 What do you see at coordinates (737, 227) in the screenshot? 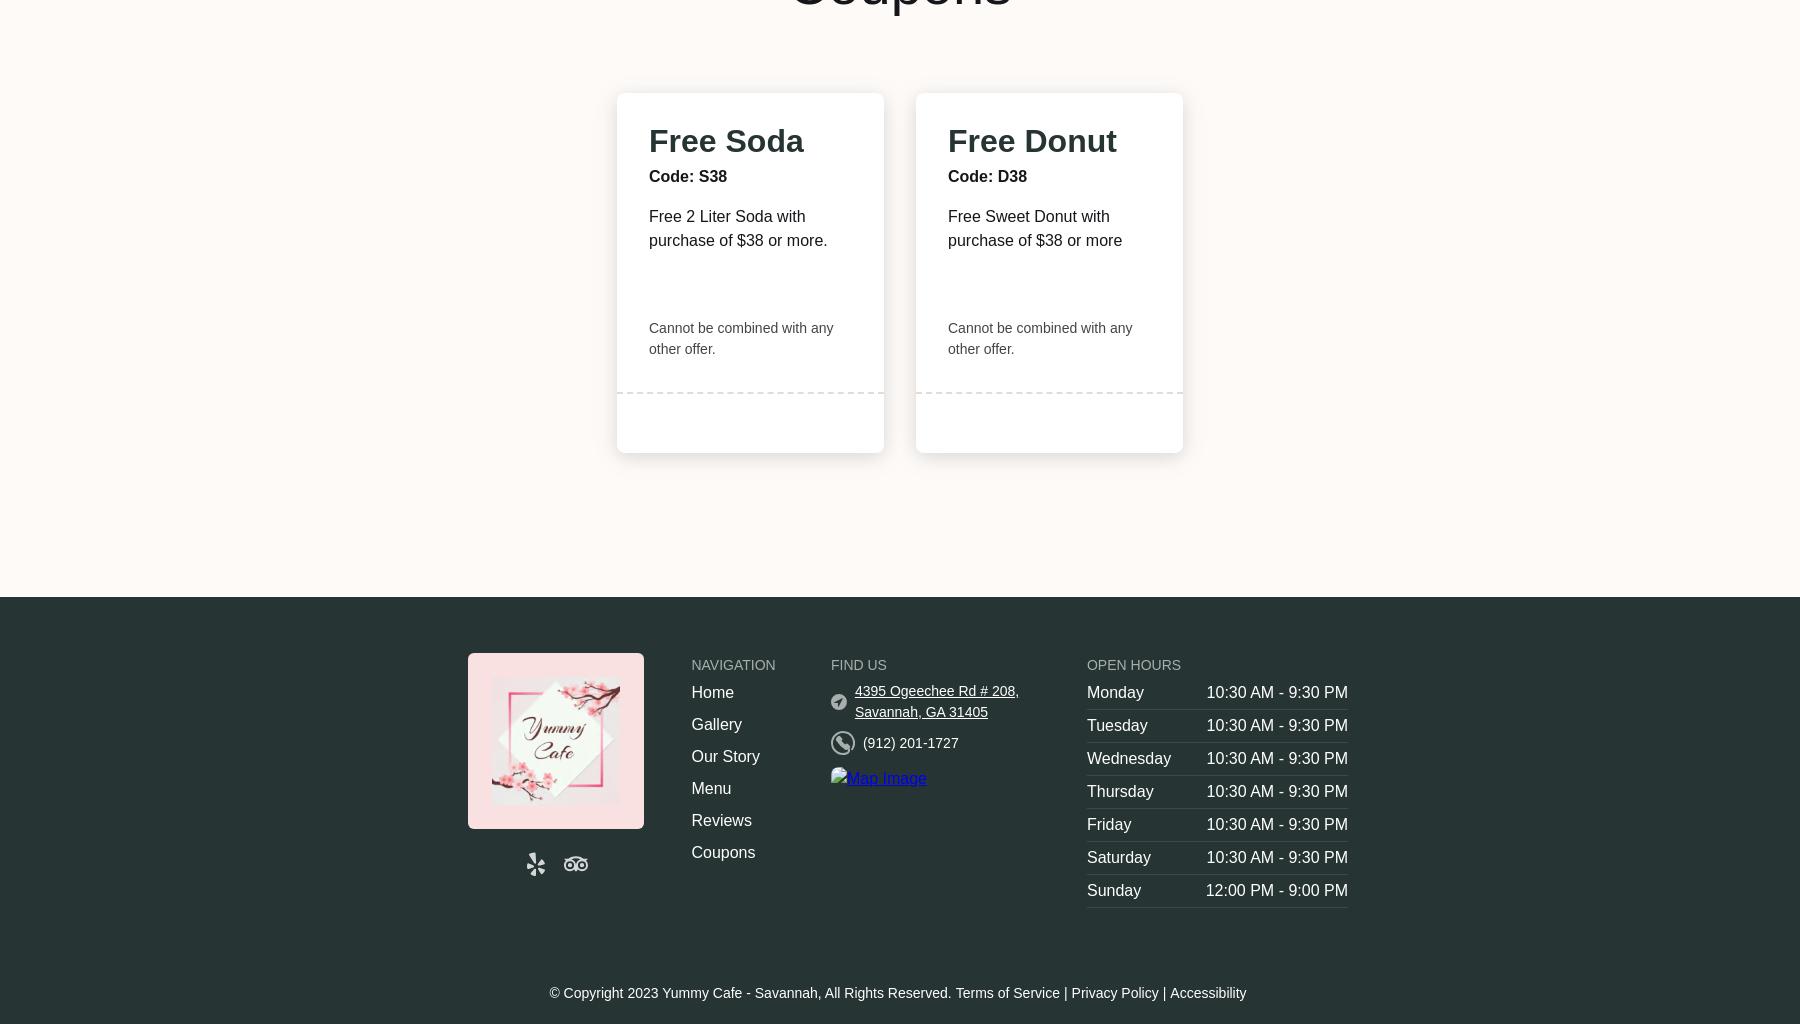
I see `'Free 2 Liter Soda with purchase of $38 or more.'` at bounding box center [737, 227].